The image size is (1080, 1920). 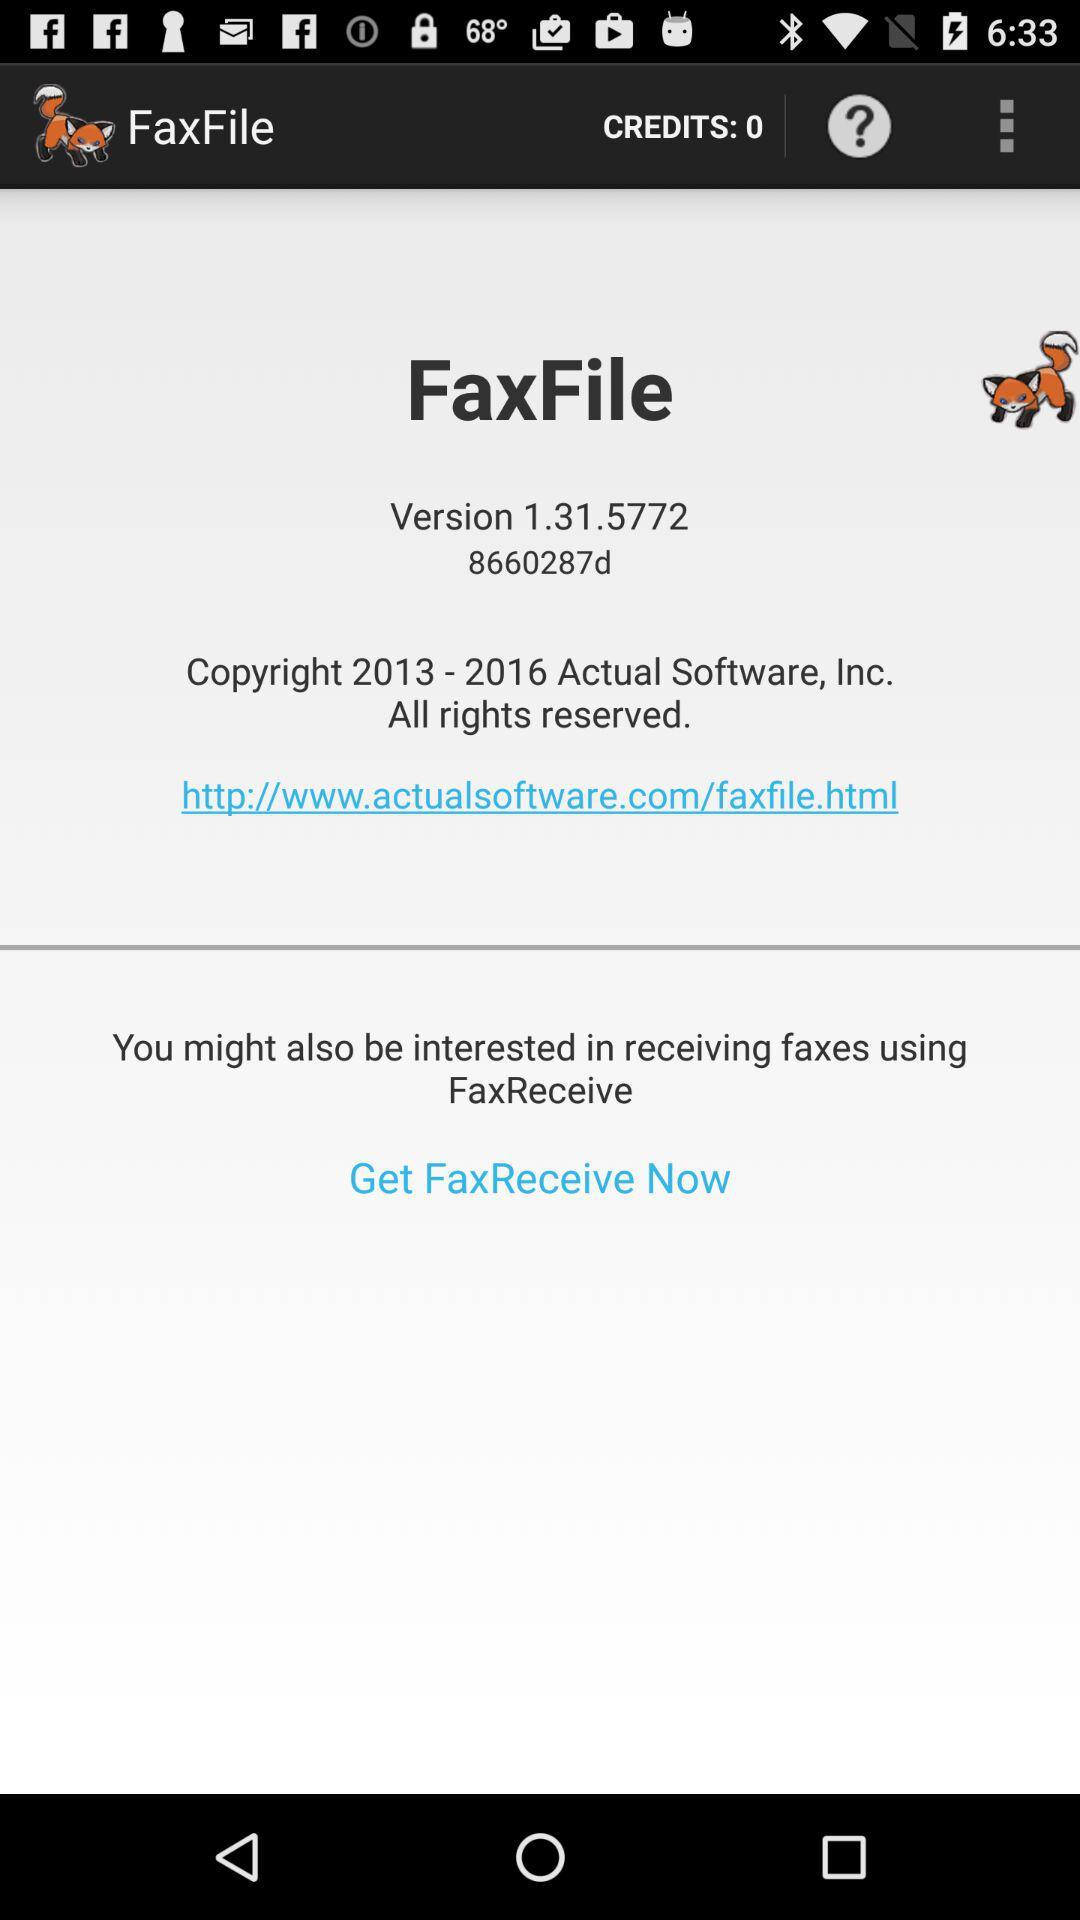 I want to click on app to the right of the faxfile app, so click(x=682, y=124).